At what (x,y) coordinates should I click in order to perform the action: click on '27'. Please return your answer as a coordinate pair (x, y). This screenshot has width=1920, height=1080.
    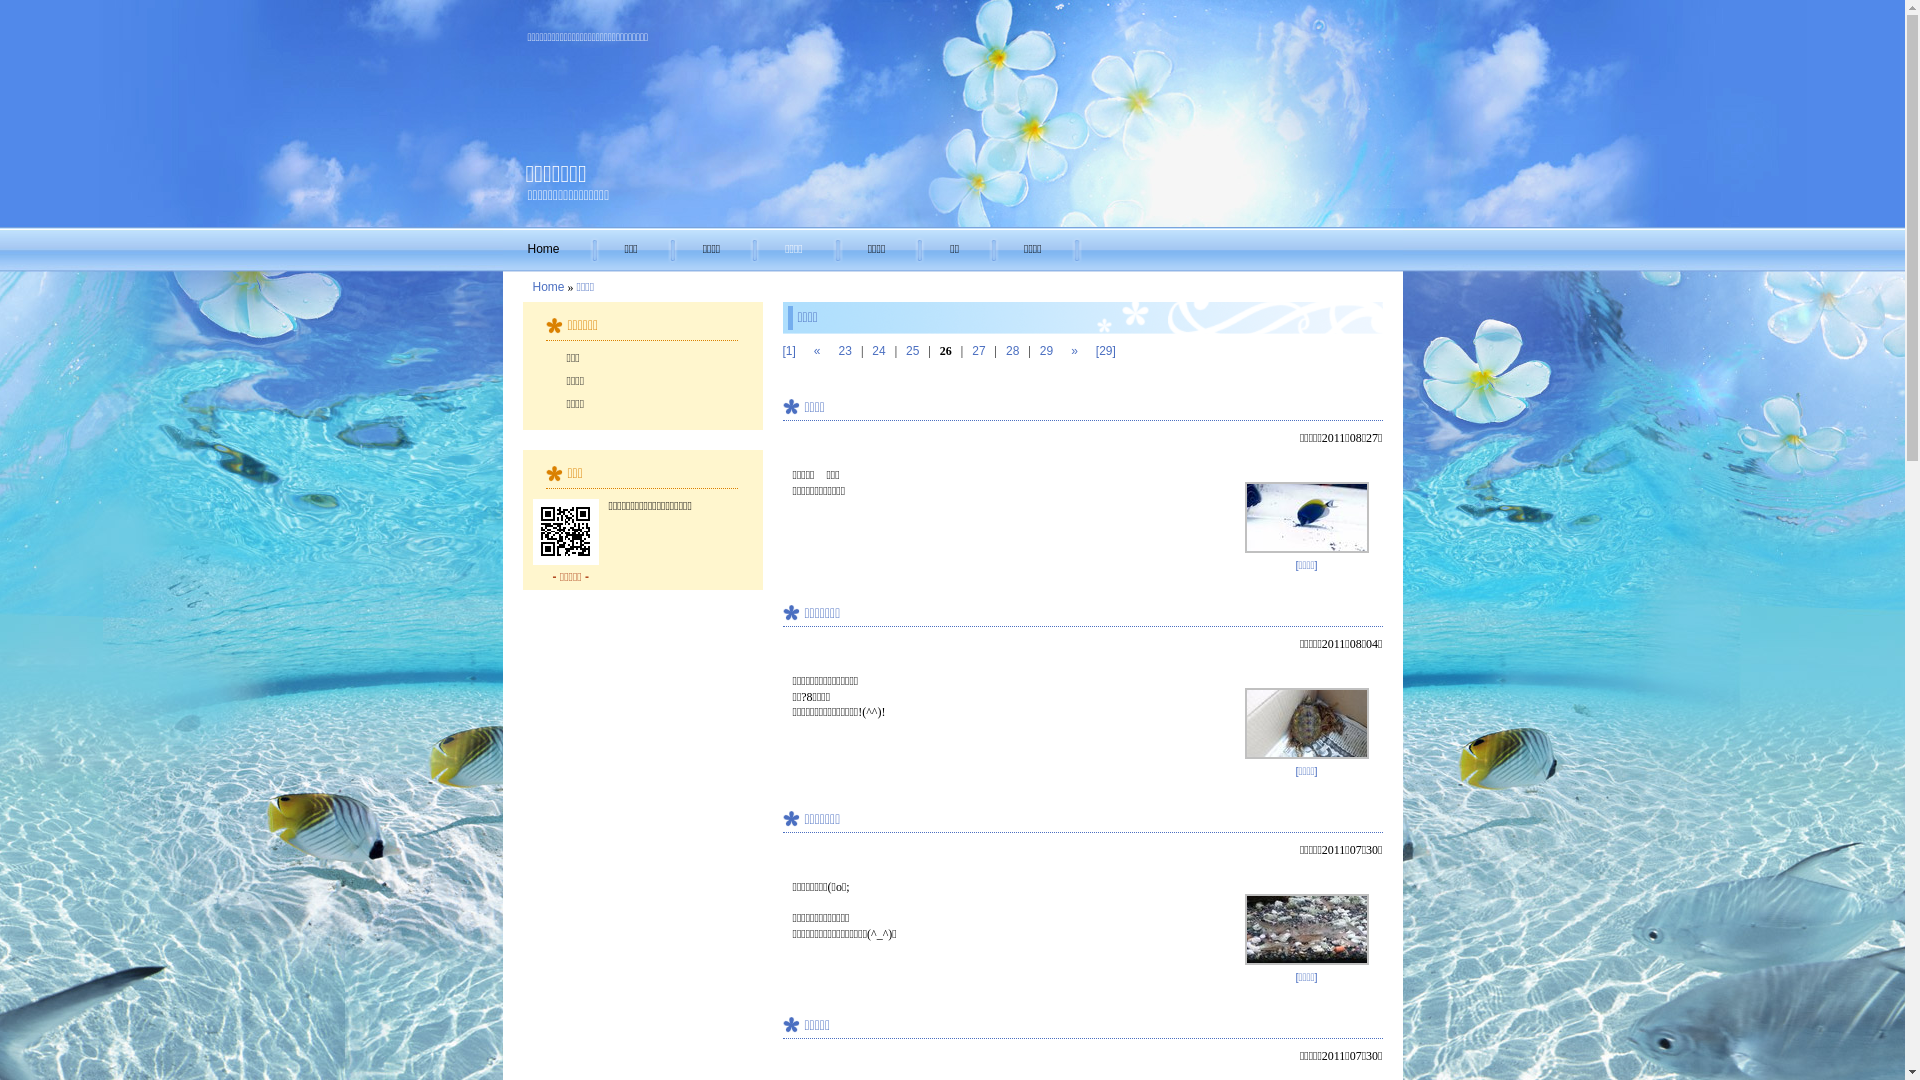
    Looking at the image, I should click on (978, 350).